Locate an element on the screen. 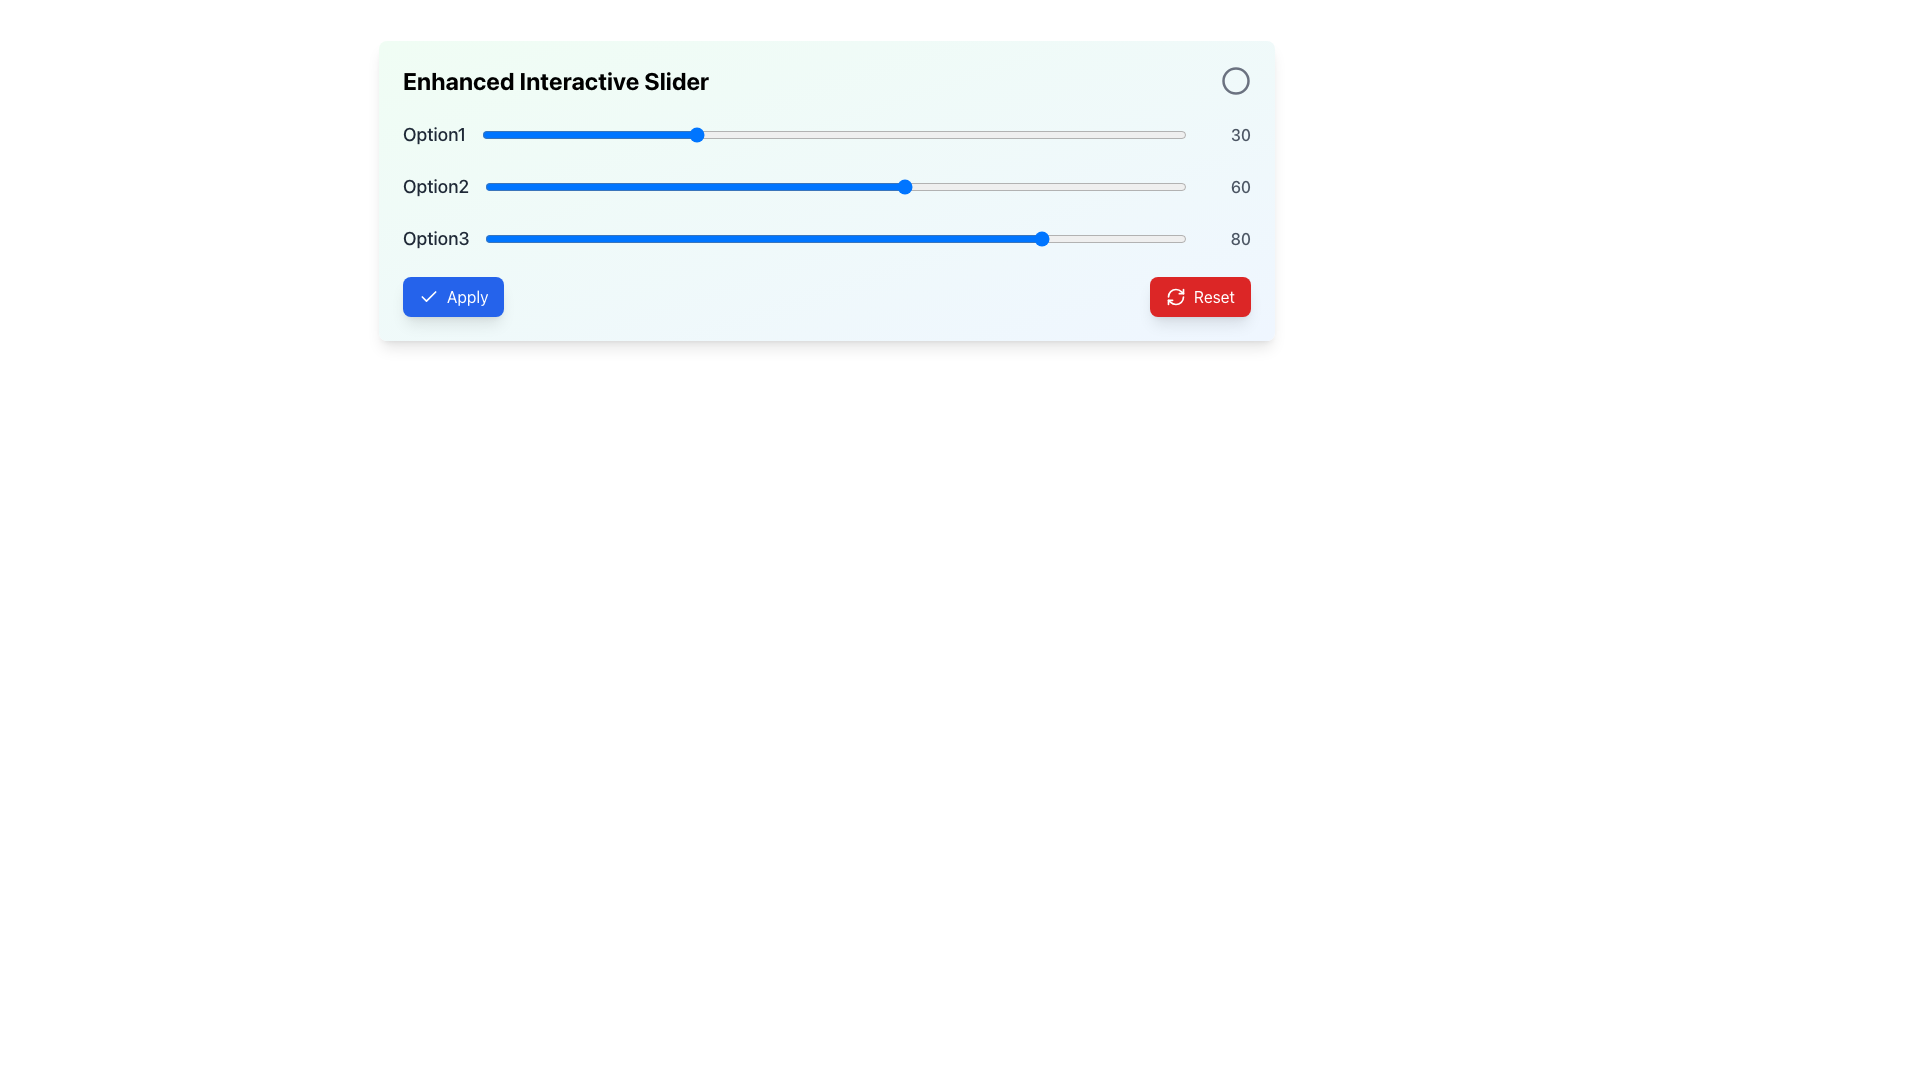 The image size is (1920, 1080). the static text displaying the current value associated with the slider in the 'Option1' group, located at the far-right end of the top row is located at coordinates (1226, 135).